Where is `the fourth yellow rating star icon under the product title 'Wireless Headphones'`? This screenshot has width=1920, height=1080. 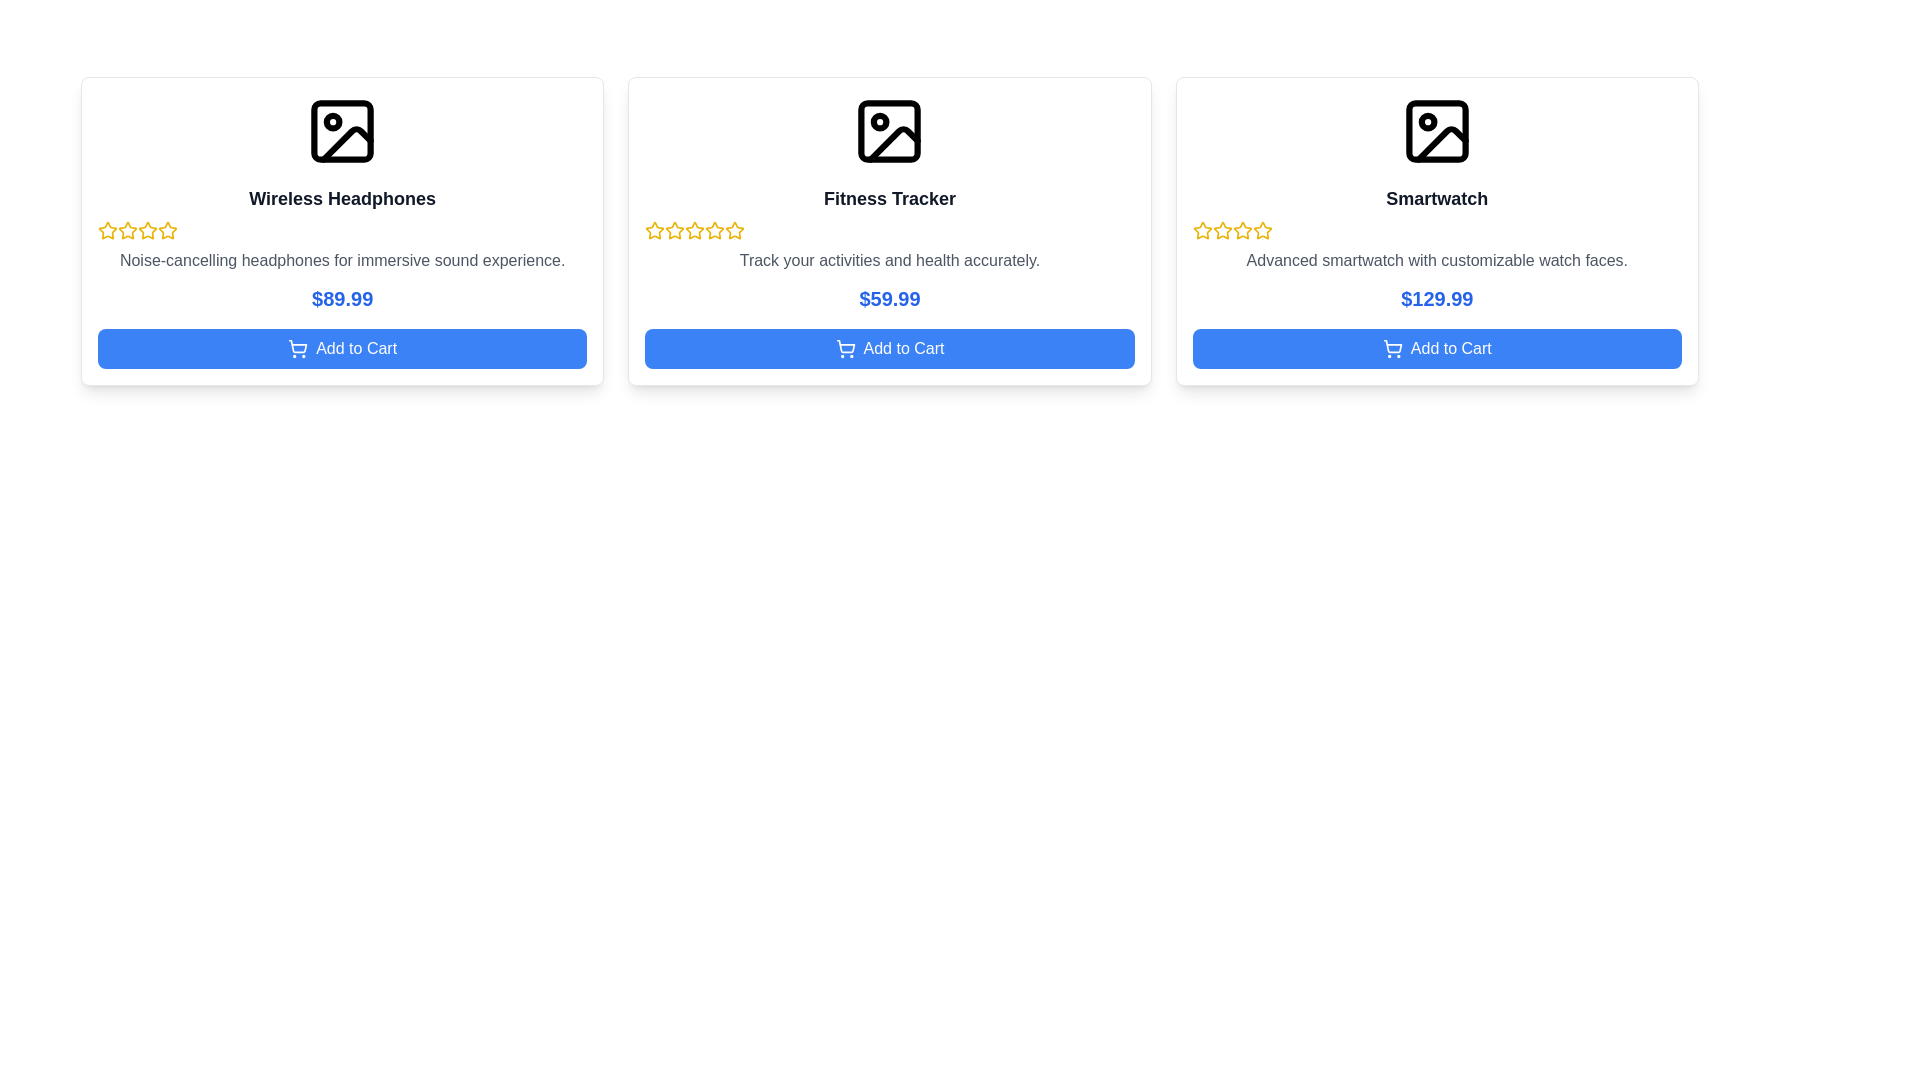
the fourth yellow rating star icon under the product title 'Wireless Headphones' is located at coordinates (147, 230).